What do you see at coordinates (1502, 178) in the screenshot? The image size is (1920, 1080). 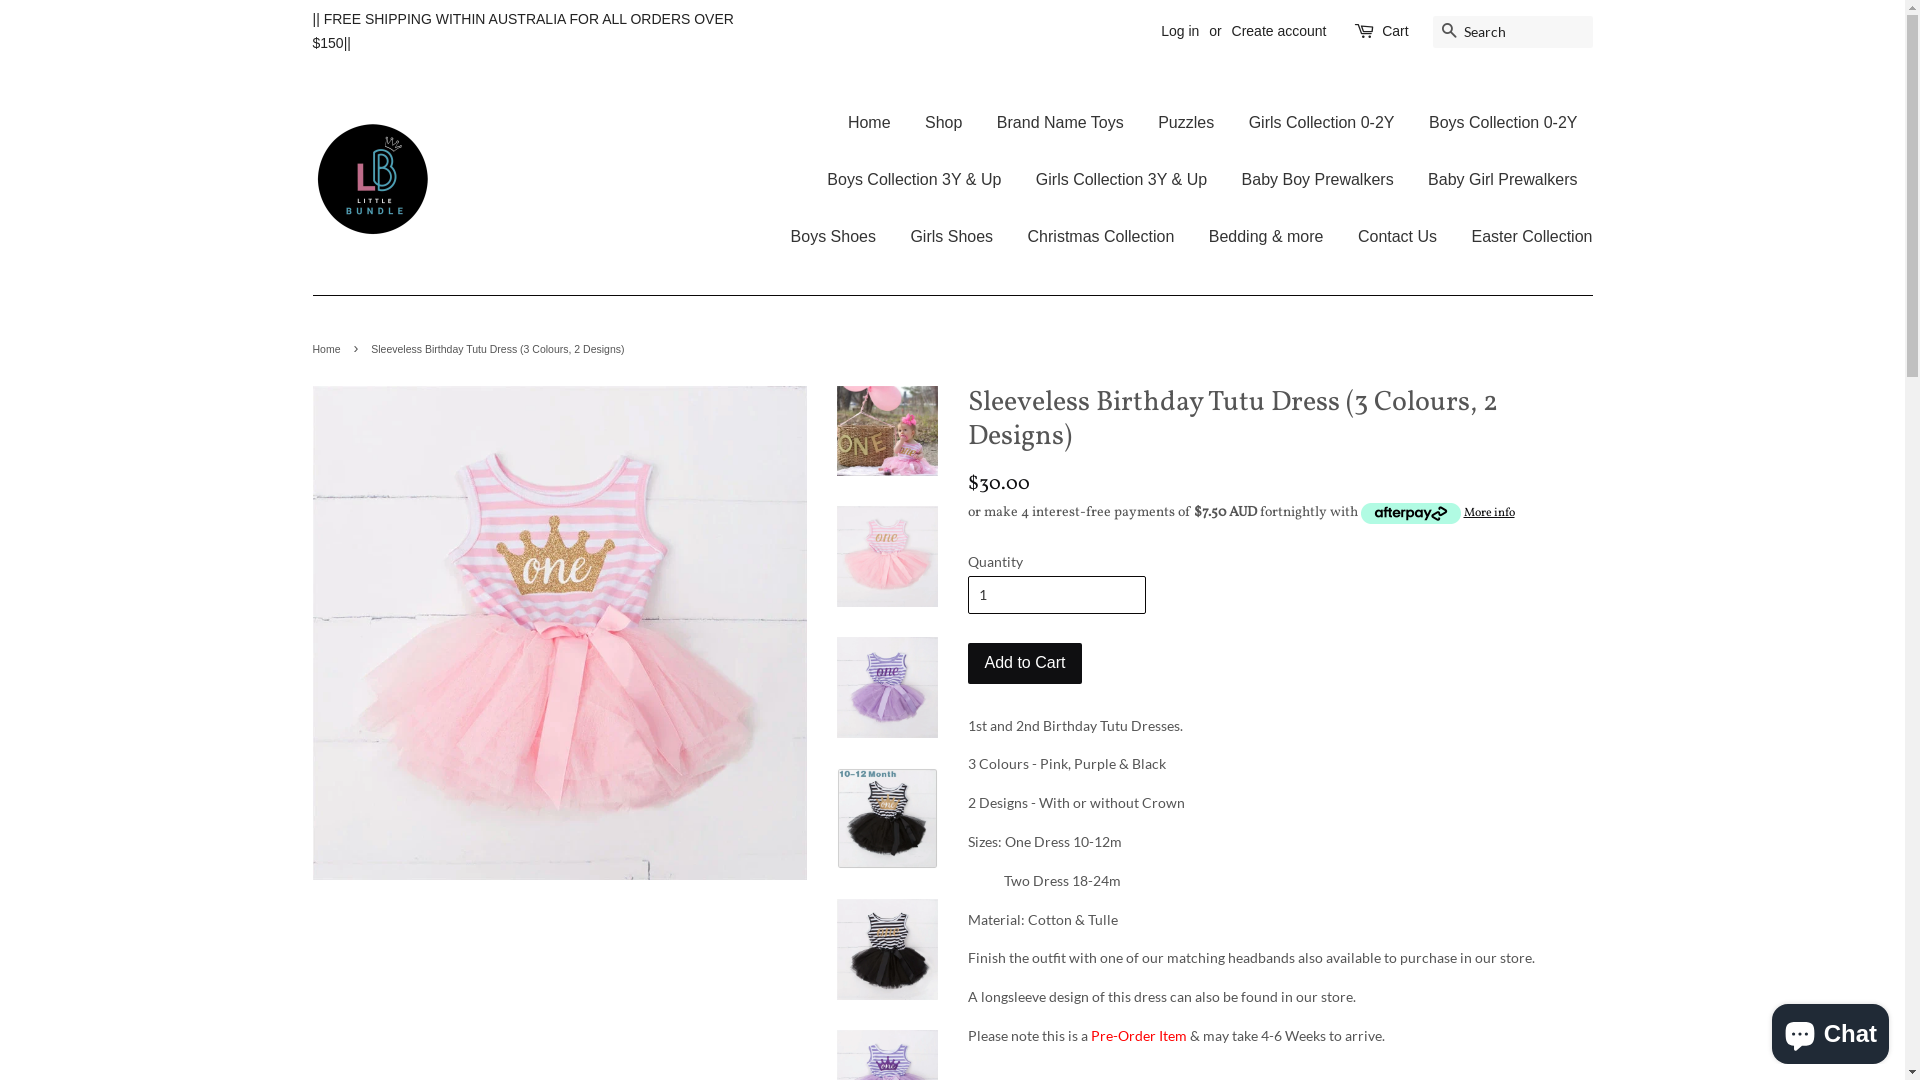 I see `'Baby Girl Prewalkers'` at bounding box center [1502, 178].